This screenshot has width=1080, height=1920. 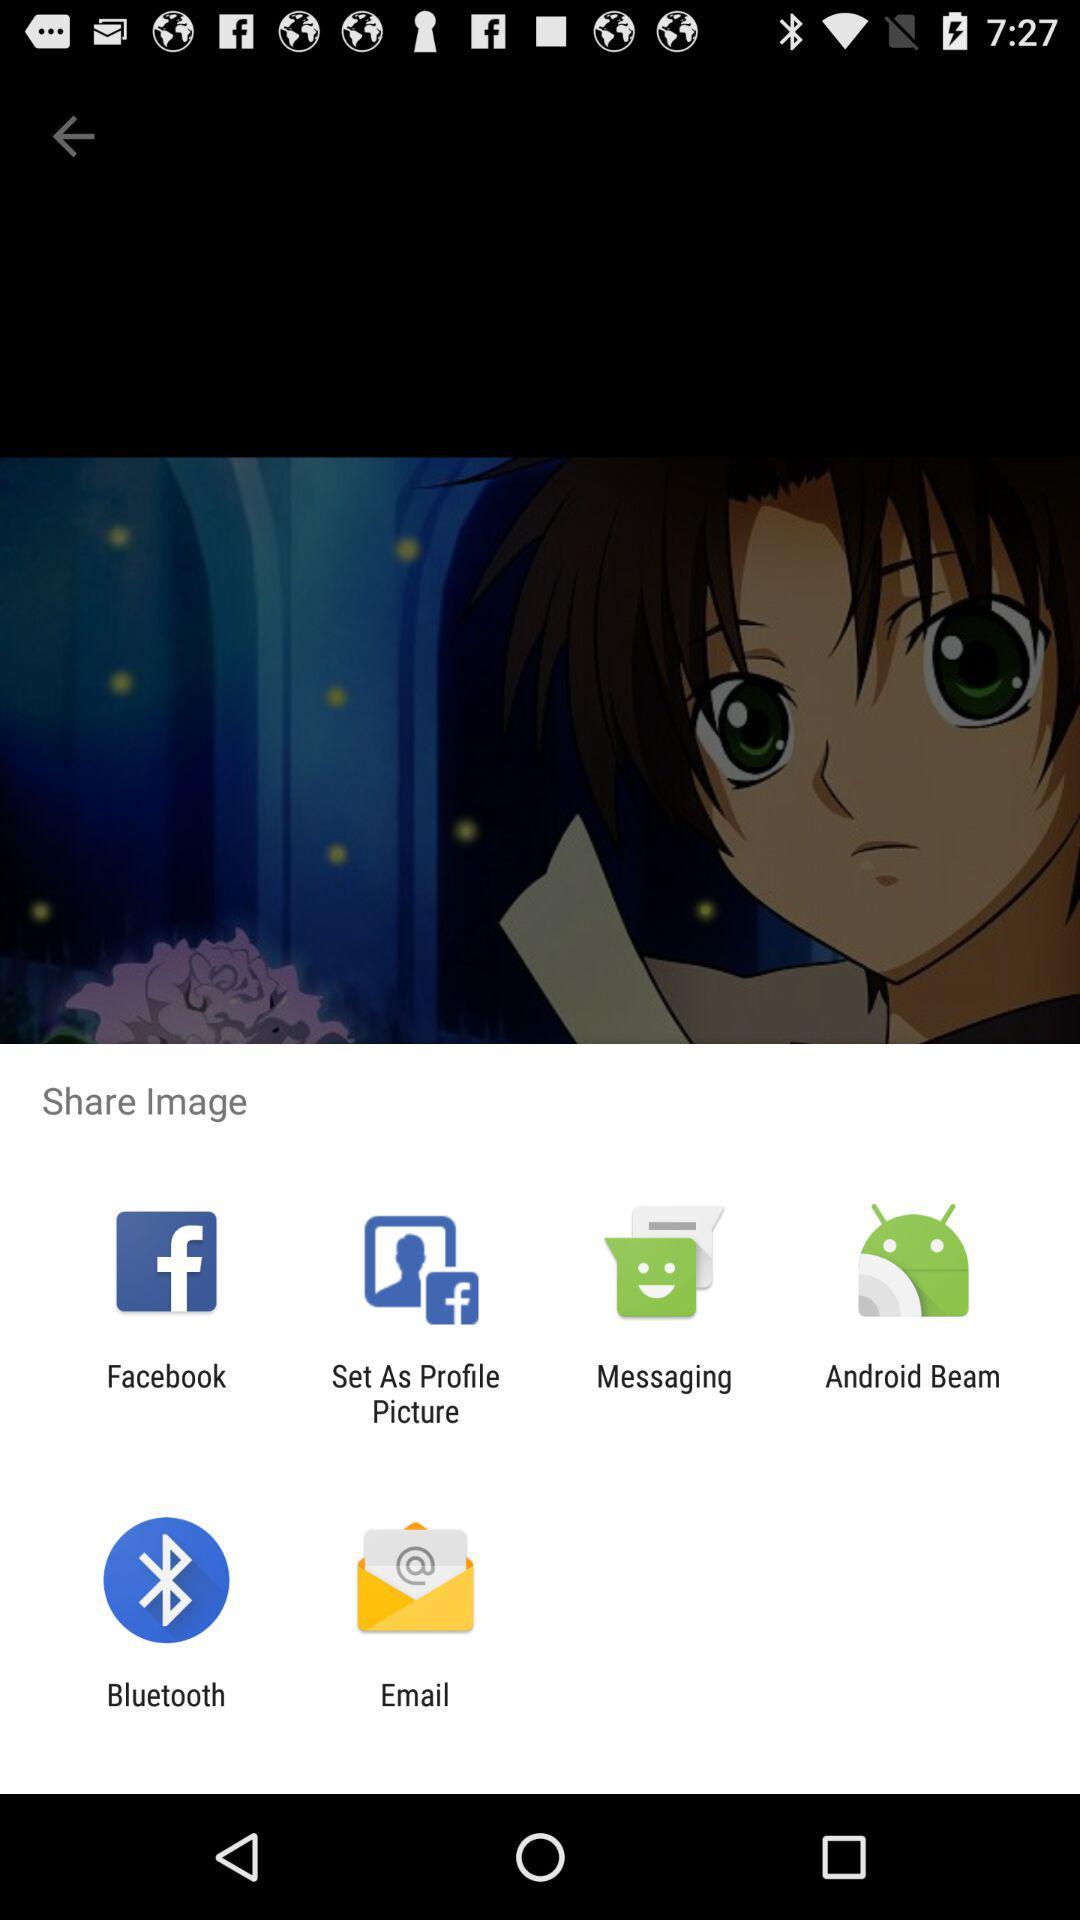 I want to click on the icon next to messaging, so click(x=414, y=1392).